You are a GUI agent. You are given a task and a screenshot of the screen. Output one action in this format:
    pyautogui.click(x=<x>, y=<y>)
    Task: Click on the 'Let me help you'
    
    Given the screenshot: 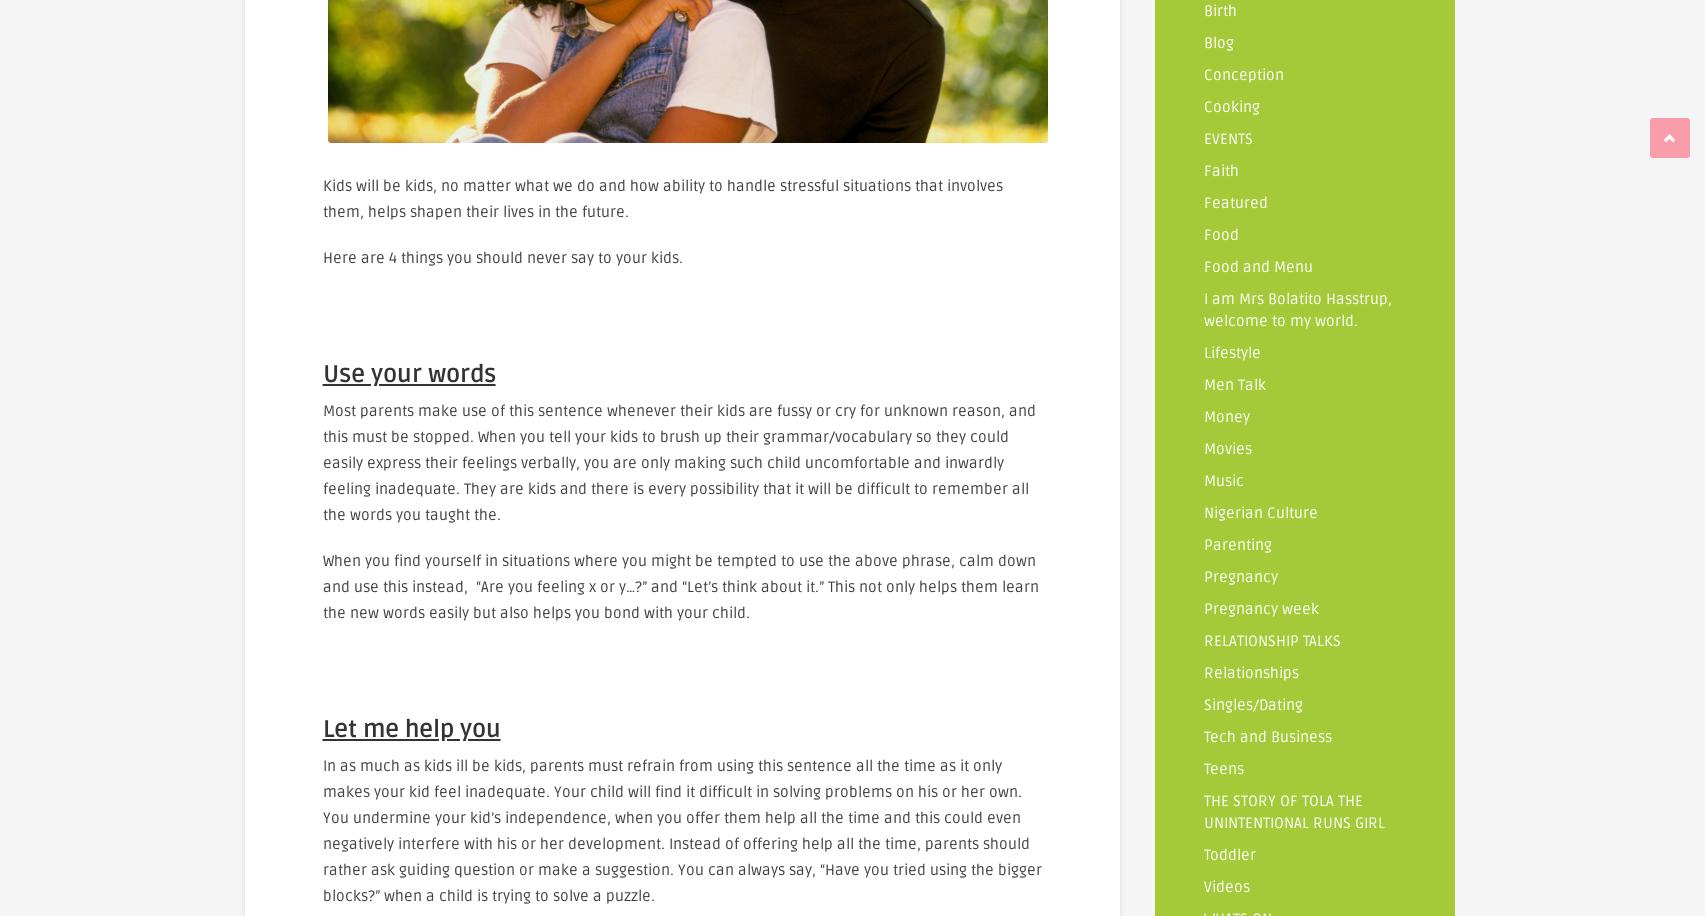 What is the action you would take?
    pyautogui.click(x=410, y=728)
    